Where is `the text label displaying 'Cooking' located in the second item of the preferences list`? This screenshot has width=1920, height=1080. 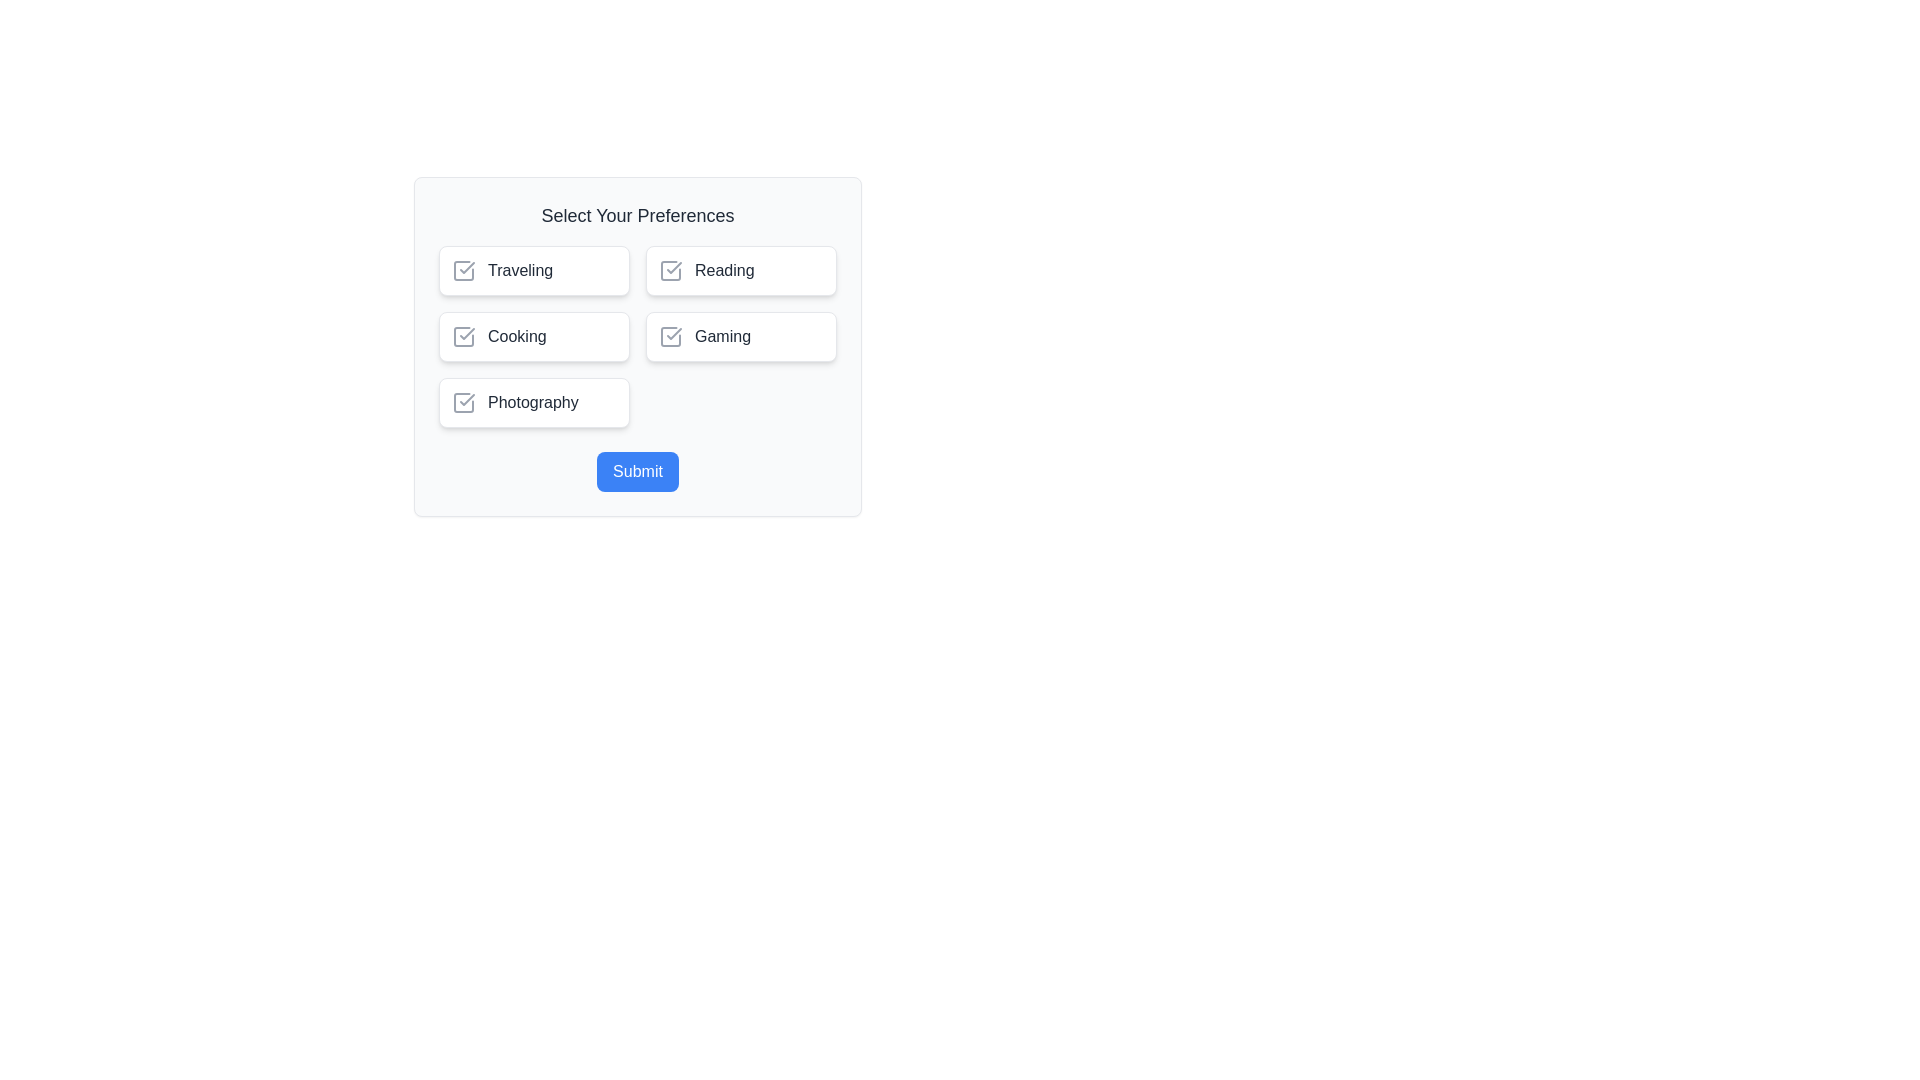
the text label displaying 'Cooking' located in the second item of the preferences list is located at coordinates (517, 335).